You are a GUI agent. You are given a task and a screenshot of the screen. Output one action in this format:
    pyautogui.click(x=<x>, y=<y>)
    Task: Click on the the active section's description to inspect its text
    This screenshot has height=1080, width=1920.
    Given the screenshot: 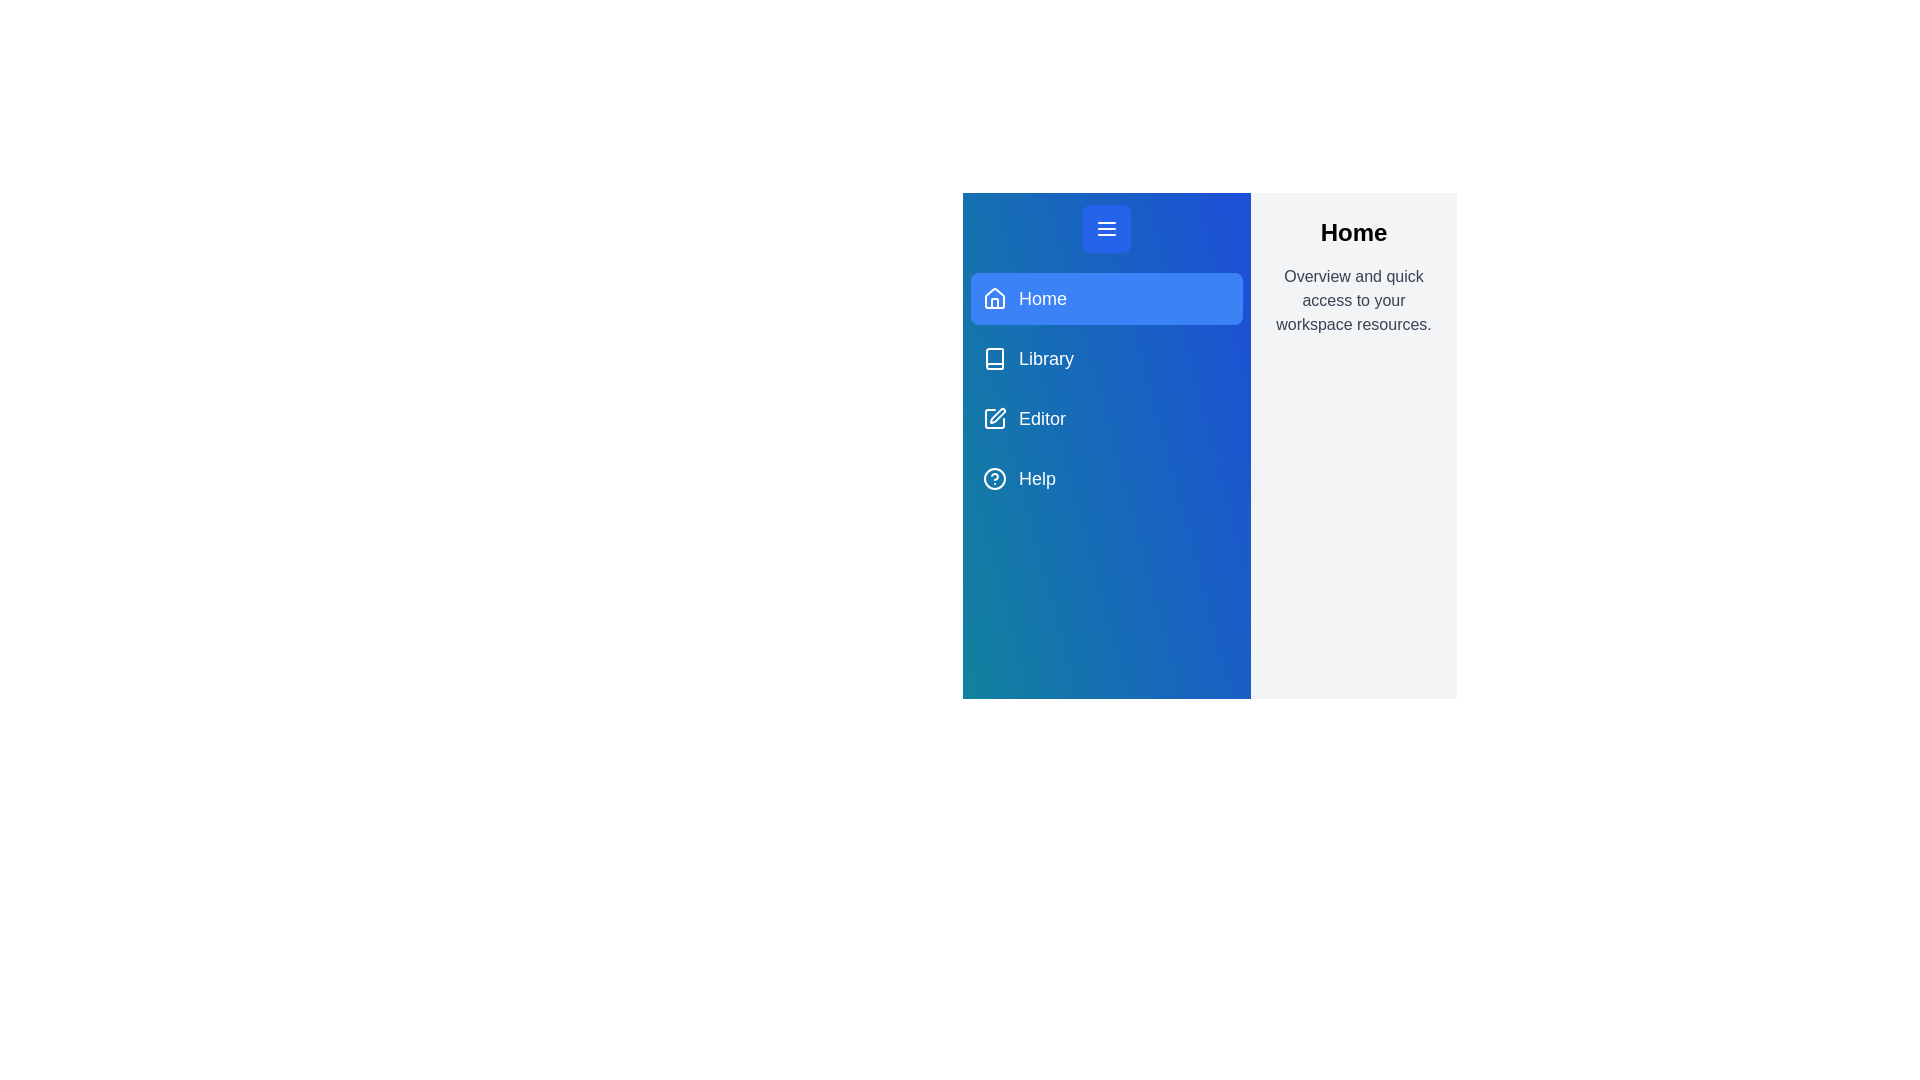 What is the action you would take?
    pyautogui.click(x=1353, y=300)
    